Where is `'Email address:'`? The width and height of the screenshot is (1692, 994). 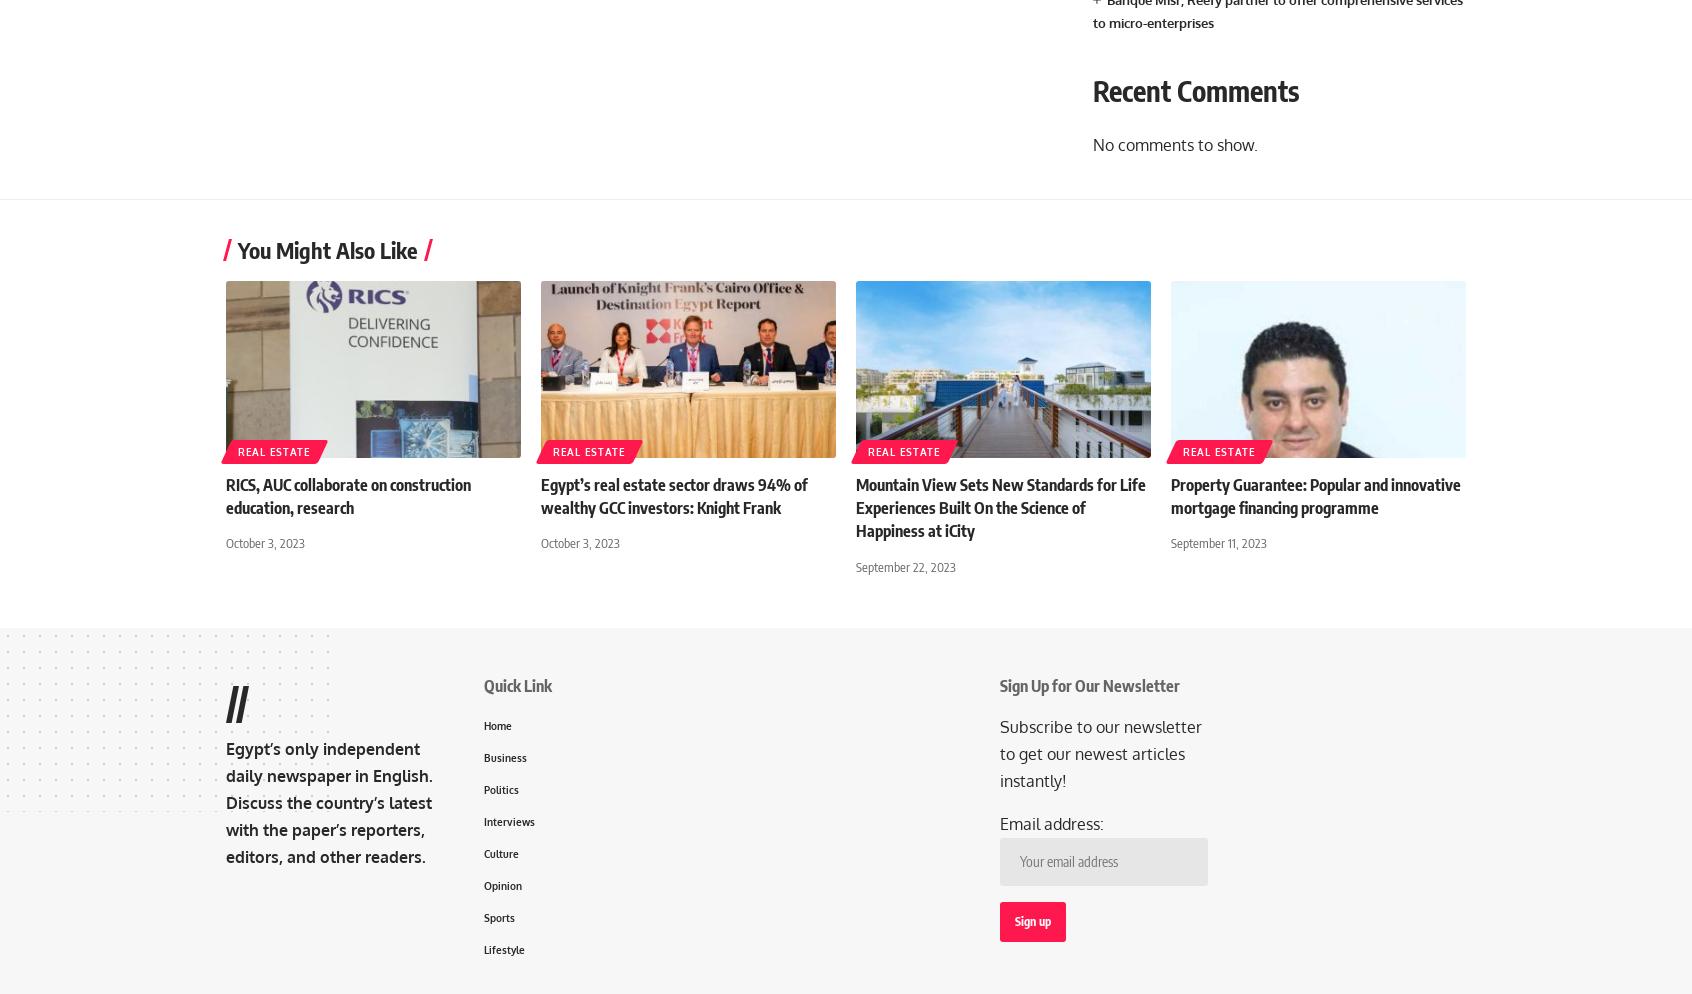 'Email address:' is located at coordinates (1050, 823).